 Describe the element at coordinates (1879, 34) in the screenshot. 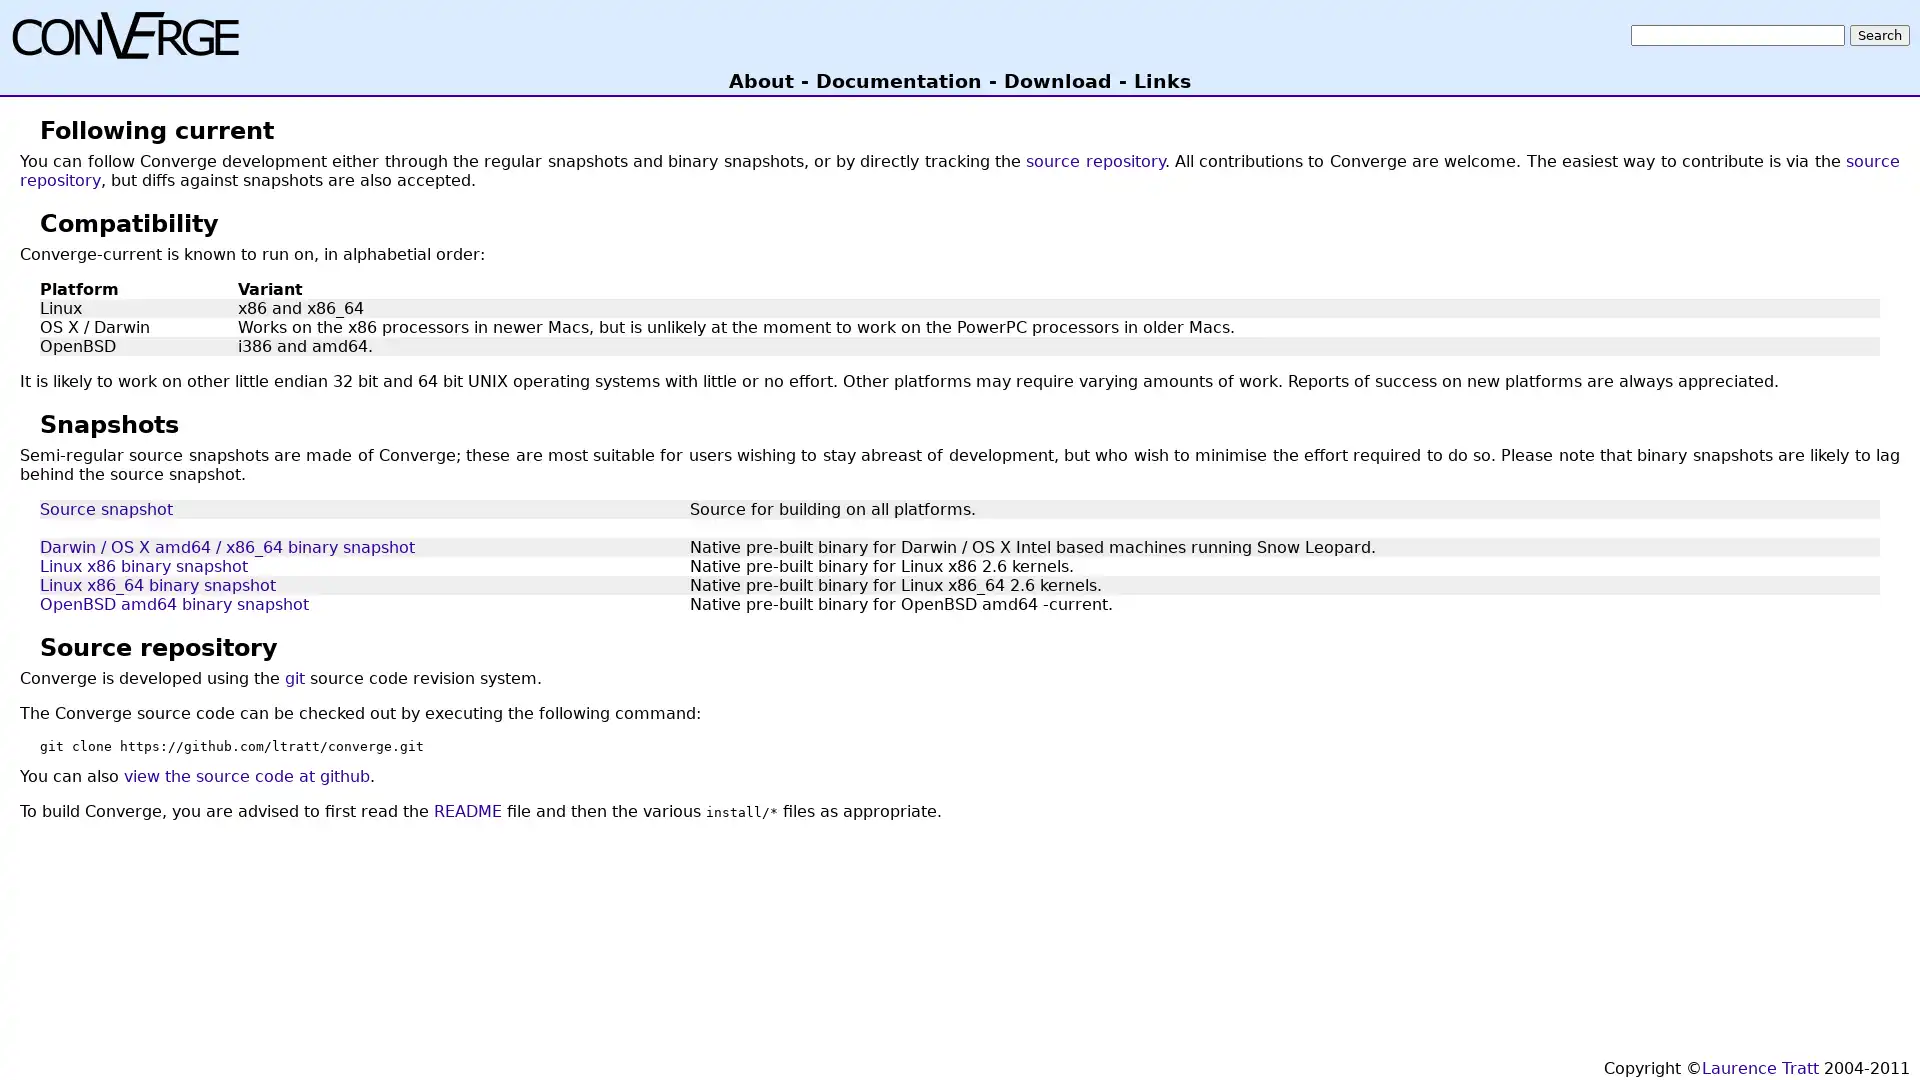

I see `Search` at that location.